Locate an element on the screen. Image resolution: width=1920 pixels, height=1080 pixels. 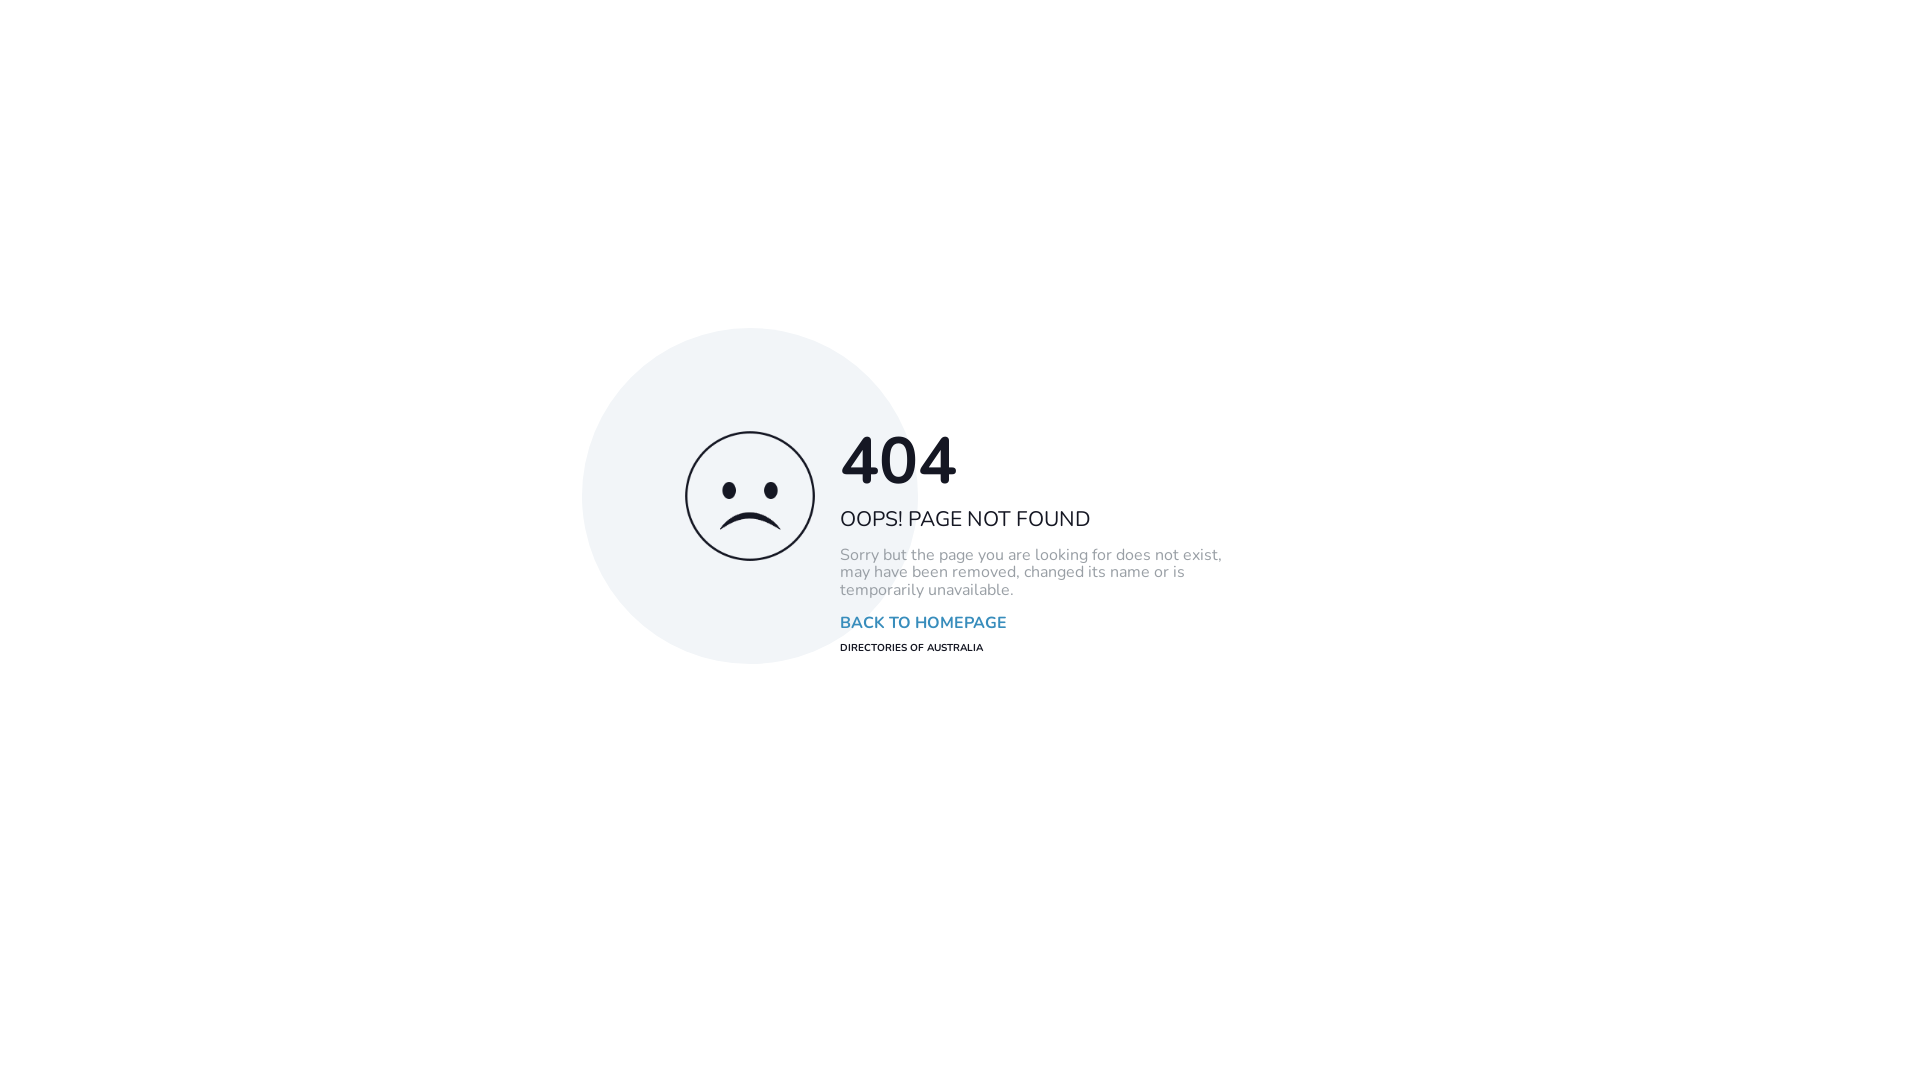
'BACK TO HOMEPAGE' is located at coordinates (922, 623).